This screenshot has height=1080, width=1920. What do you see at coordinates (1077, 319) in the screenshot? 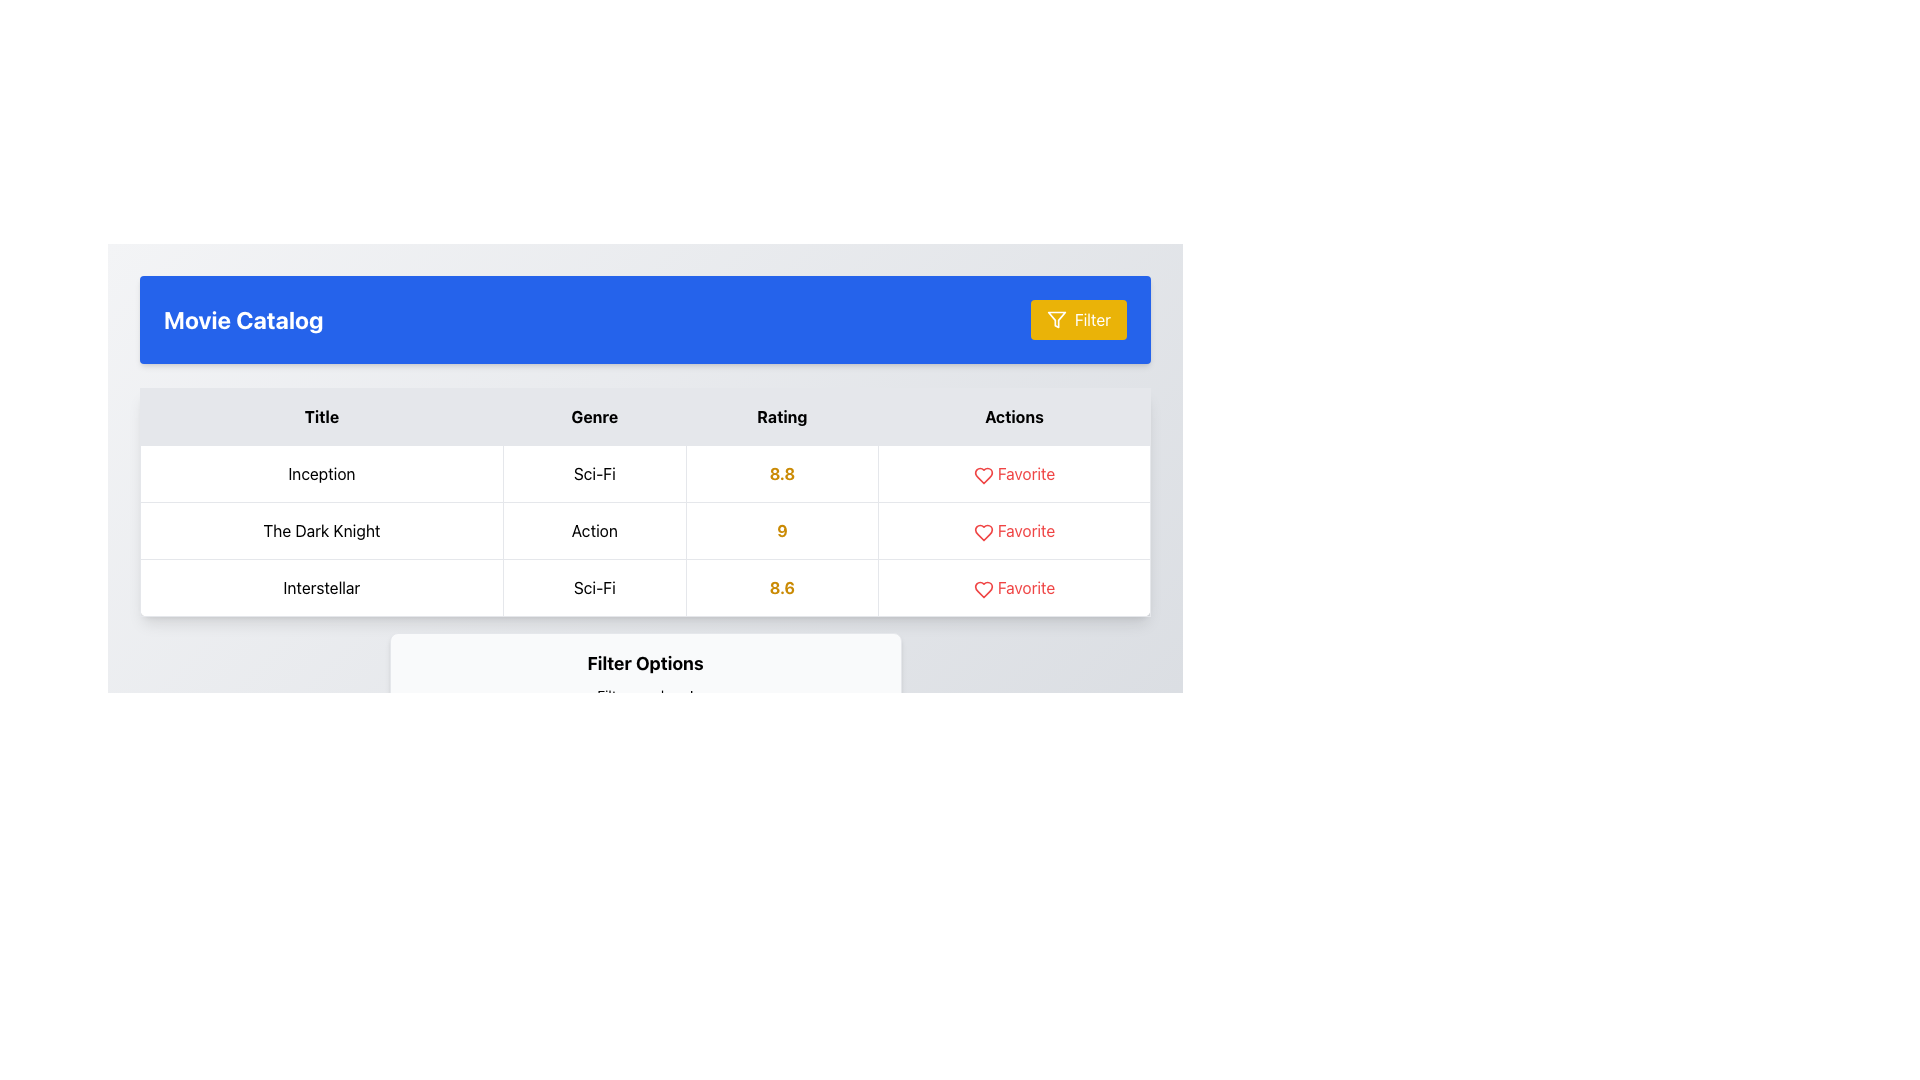
I see `the yellow 'Filter' button with rounded corners located near the top-right corner of the 'Movie Catalog' section` at bounding box center [1077, 319].